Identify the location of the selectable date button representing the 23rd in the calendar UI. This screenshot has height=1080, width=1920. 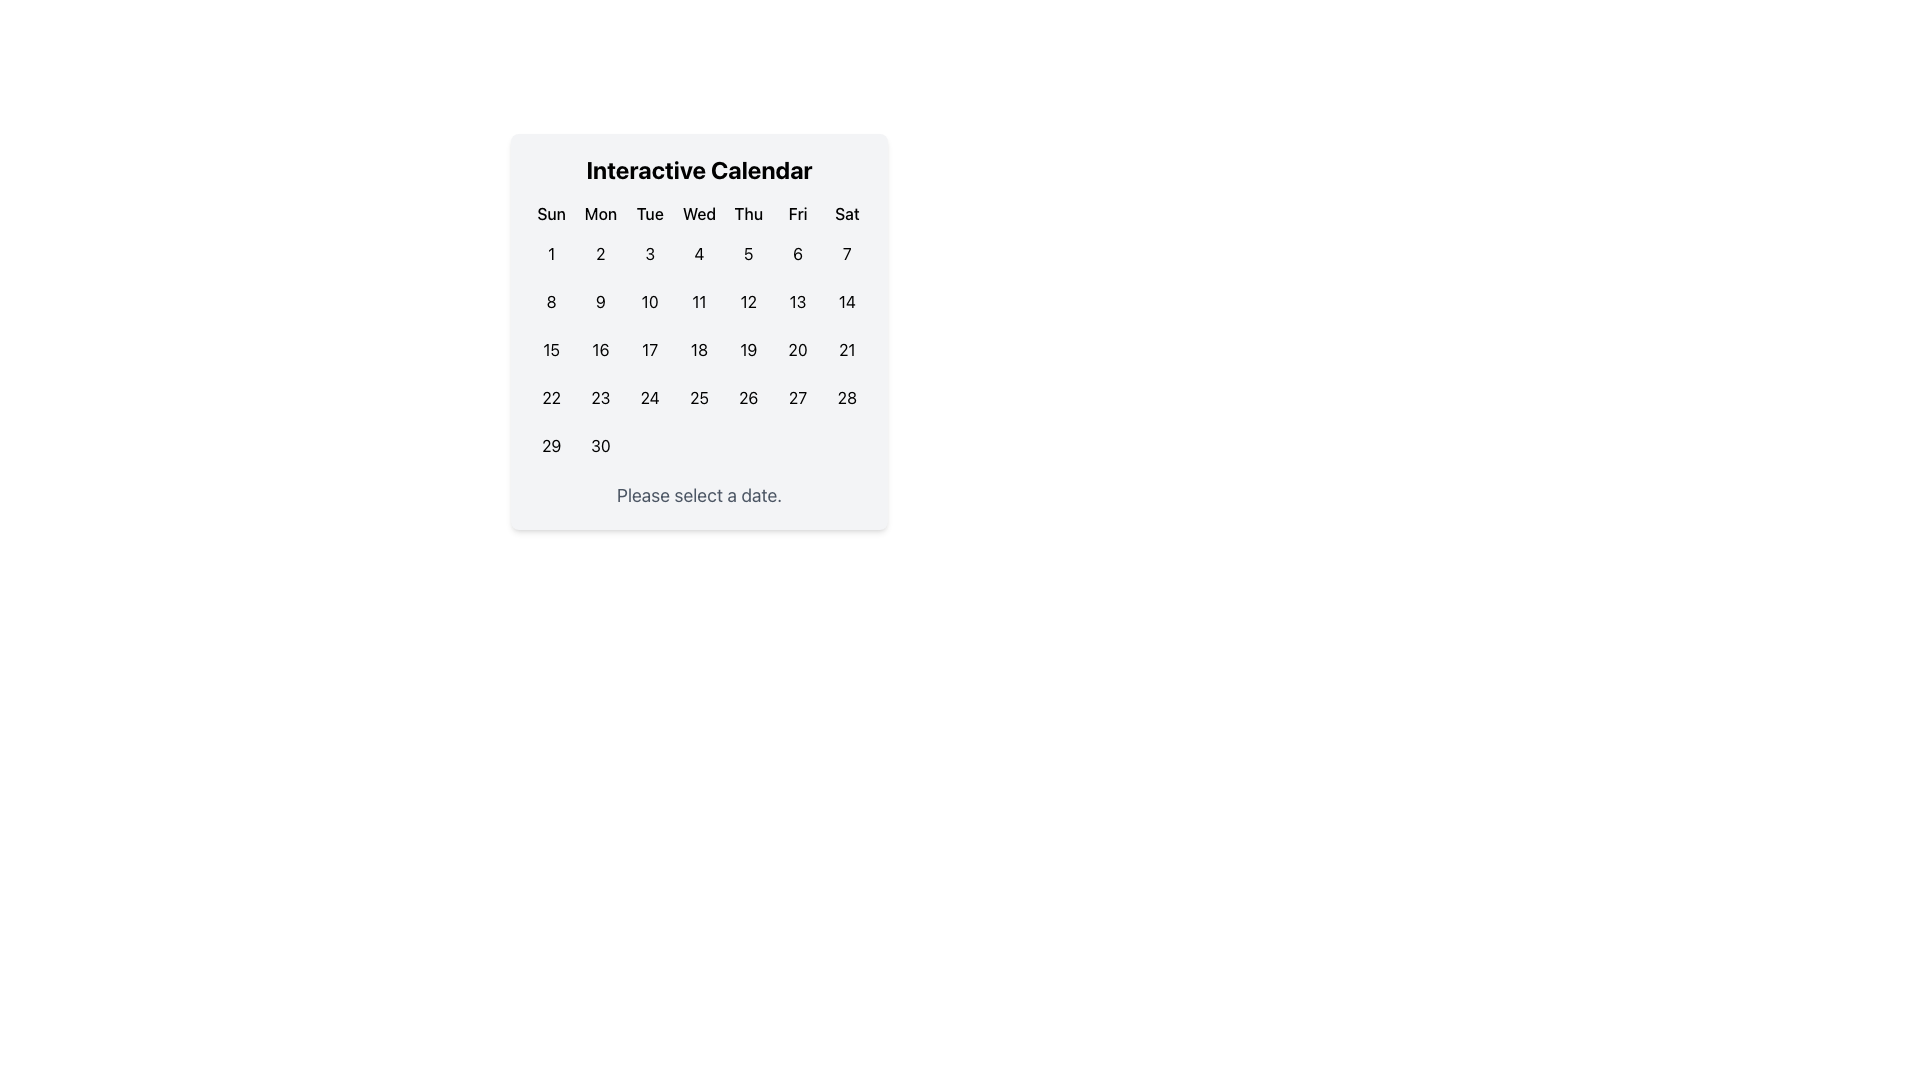
(599, 397).